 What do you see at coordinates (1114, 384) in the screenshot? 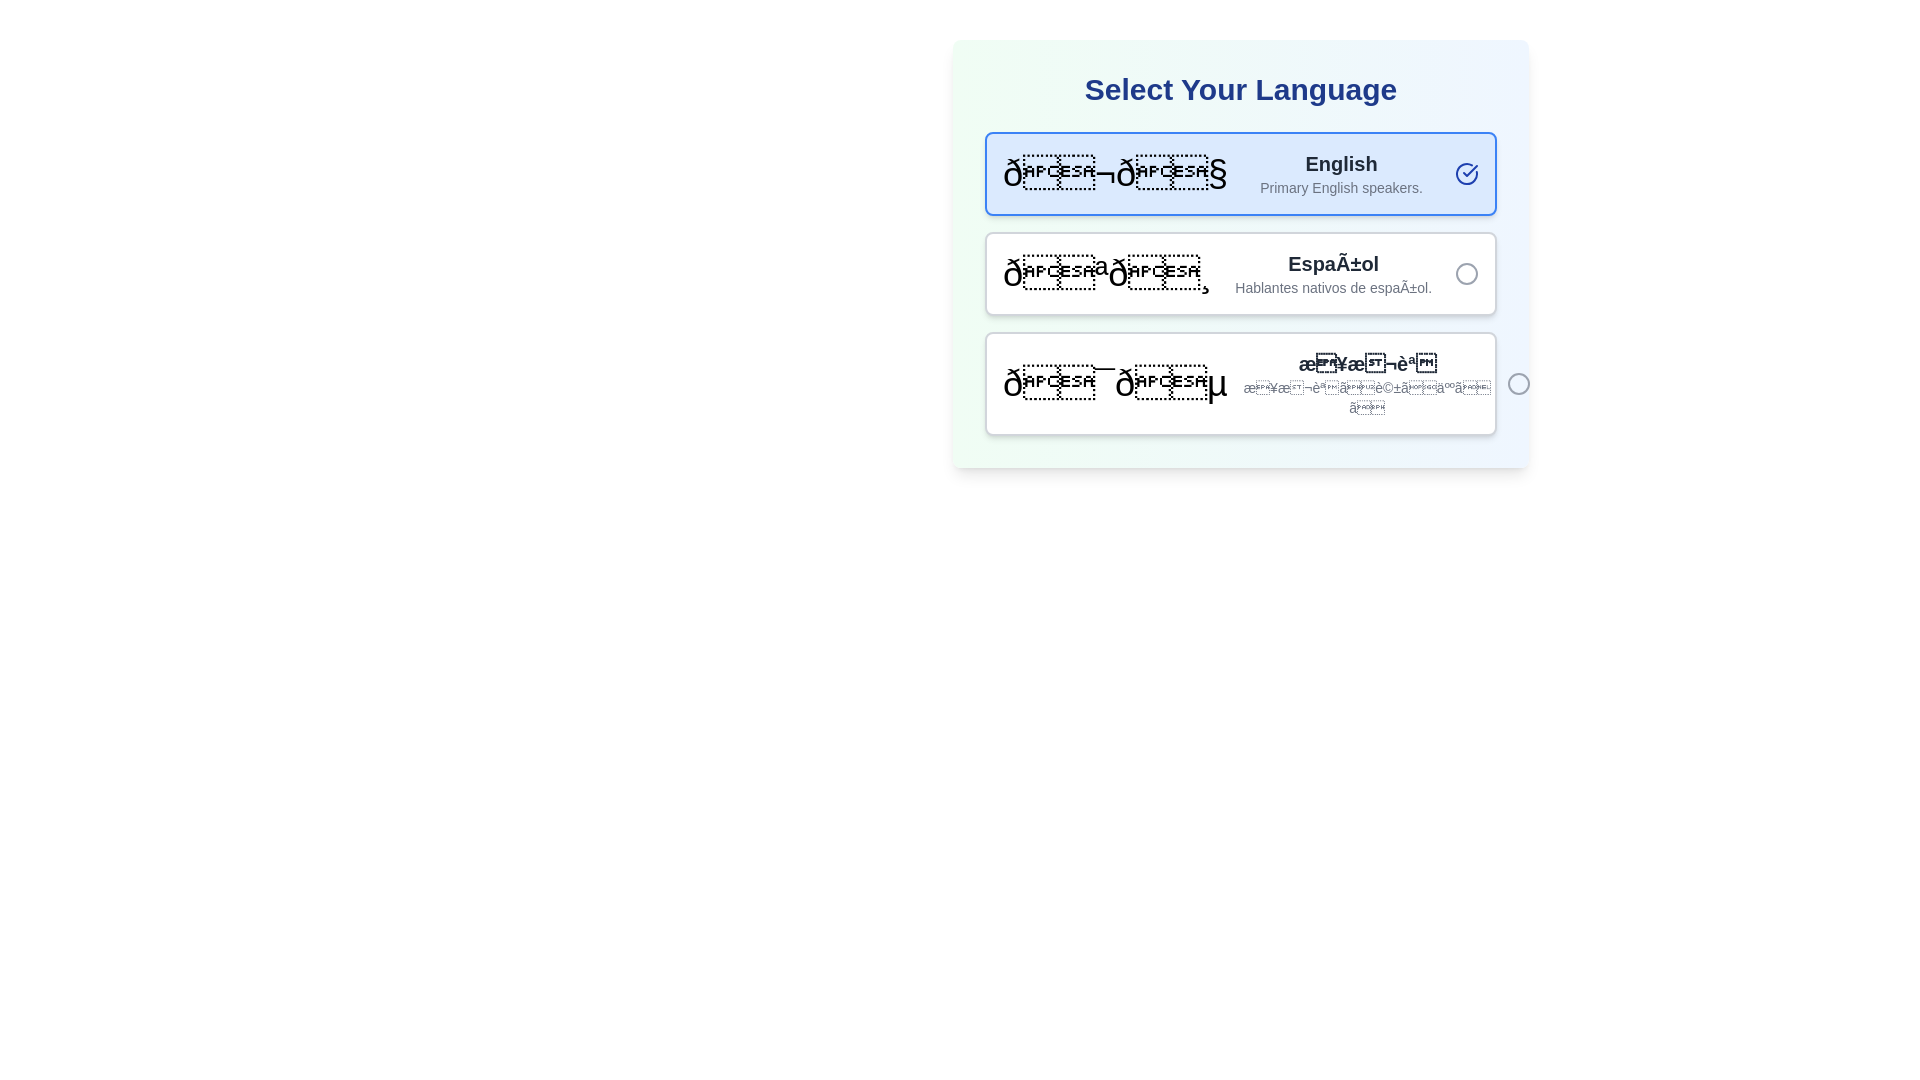
I see `the large-sized Unicode flag symbols for Japan` at bounding box center [1114, 384].